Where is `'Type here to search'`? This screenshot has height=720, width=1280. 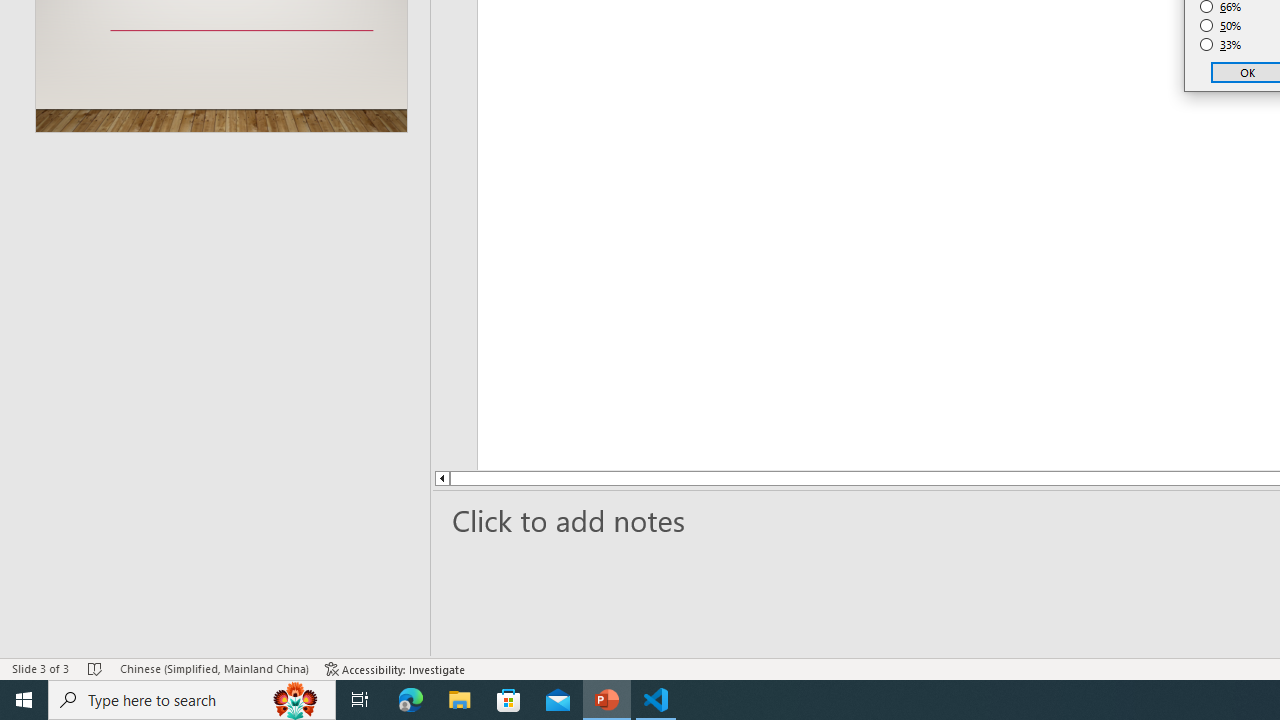 'Type here to search' is located at coordinates (192, 698).